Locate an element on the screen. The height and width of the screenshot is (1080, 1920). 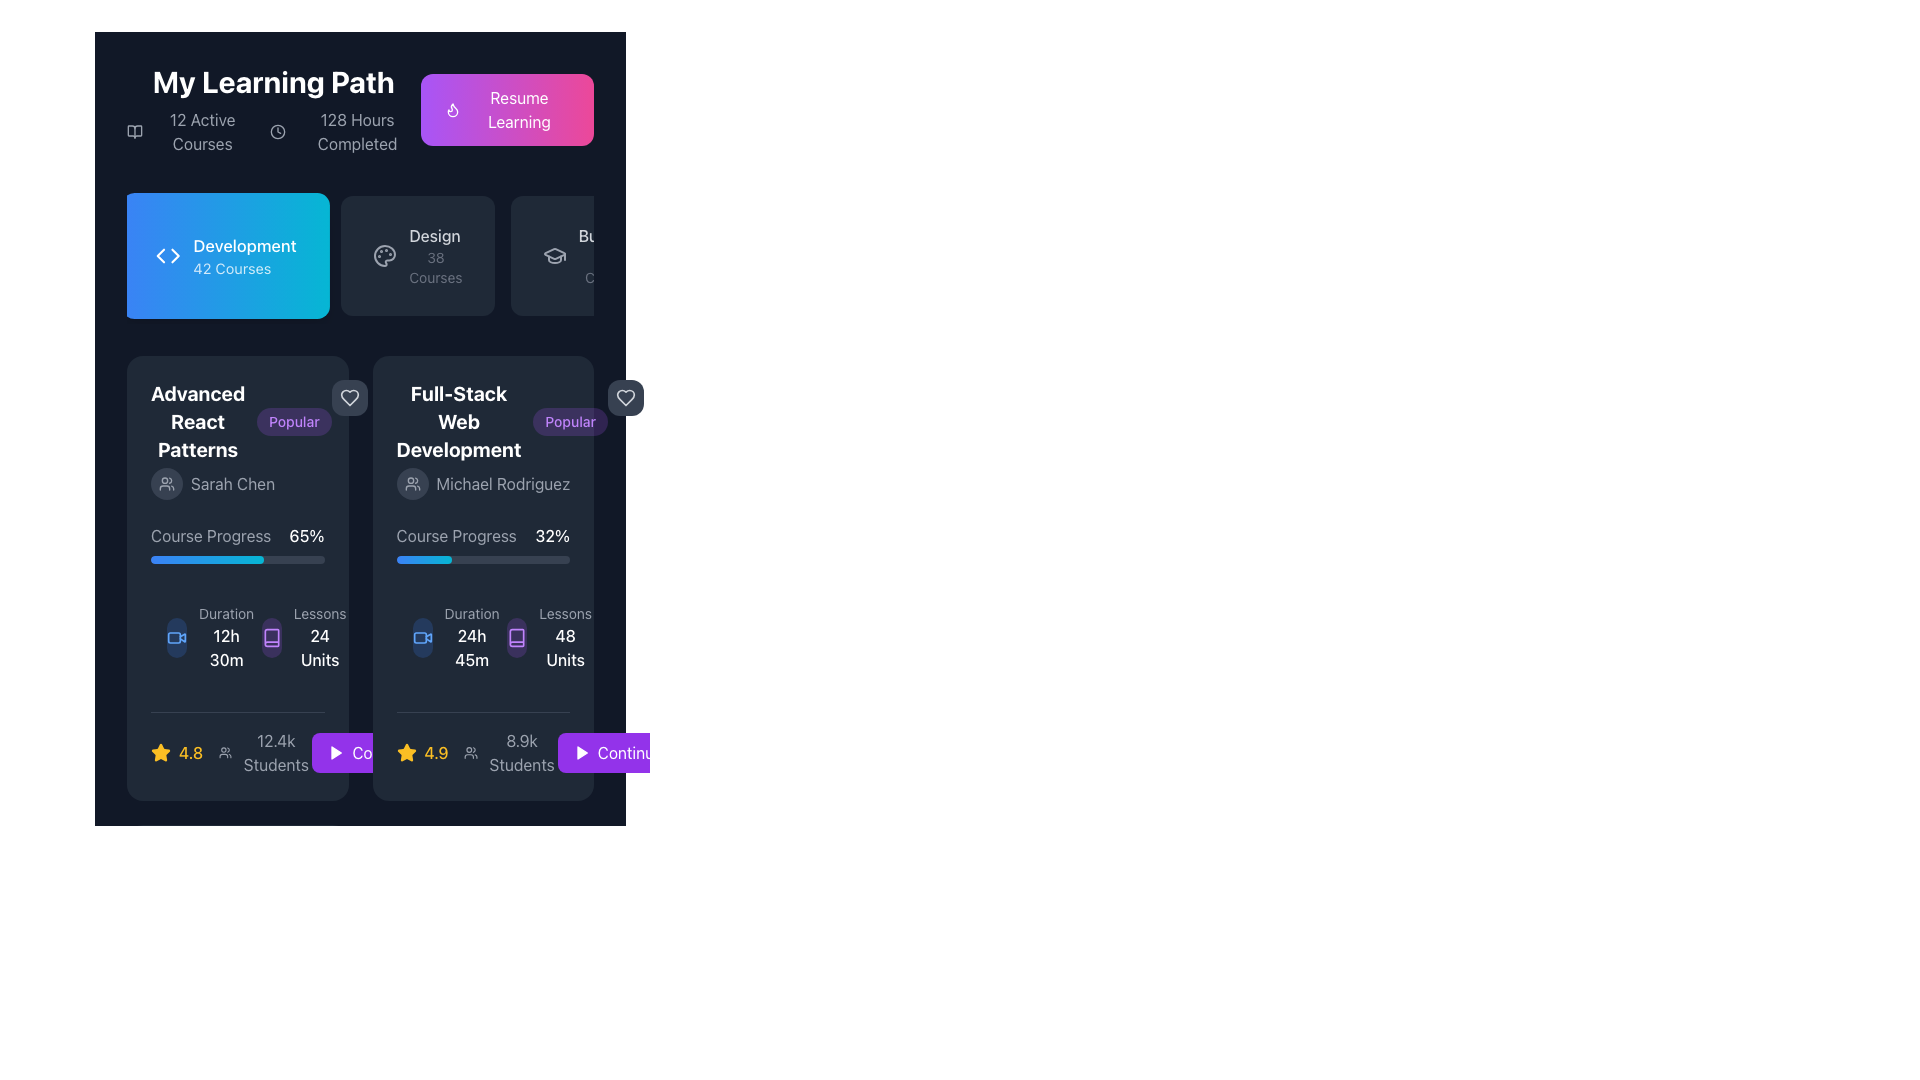
the author label indicating the creator of the course in the 'Advanced React Patterns' card, located in the lower half of the card, below the title and 'Popular' label is located at coordinates (240, 483).